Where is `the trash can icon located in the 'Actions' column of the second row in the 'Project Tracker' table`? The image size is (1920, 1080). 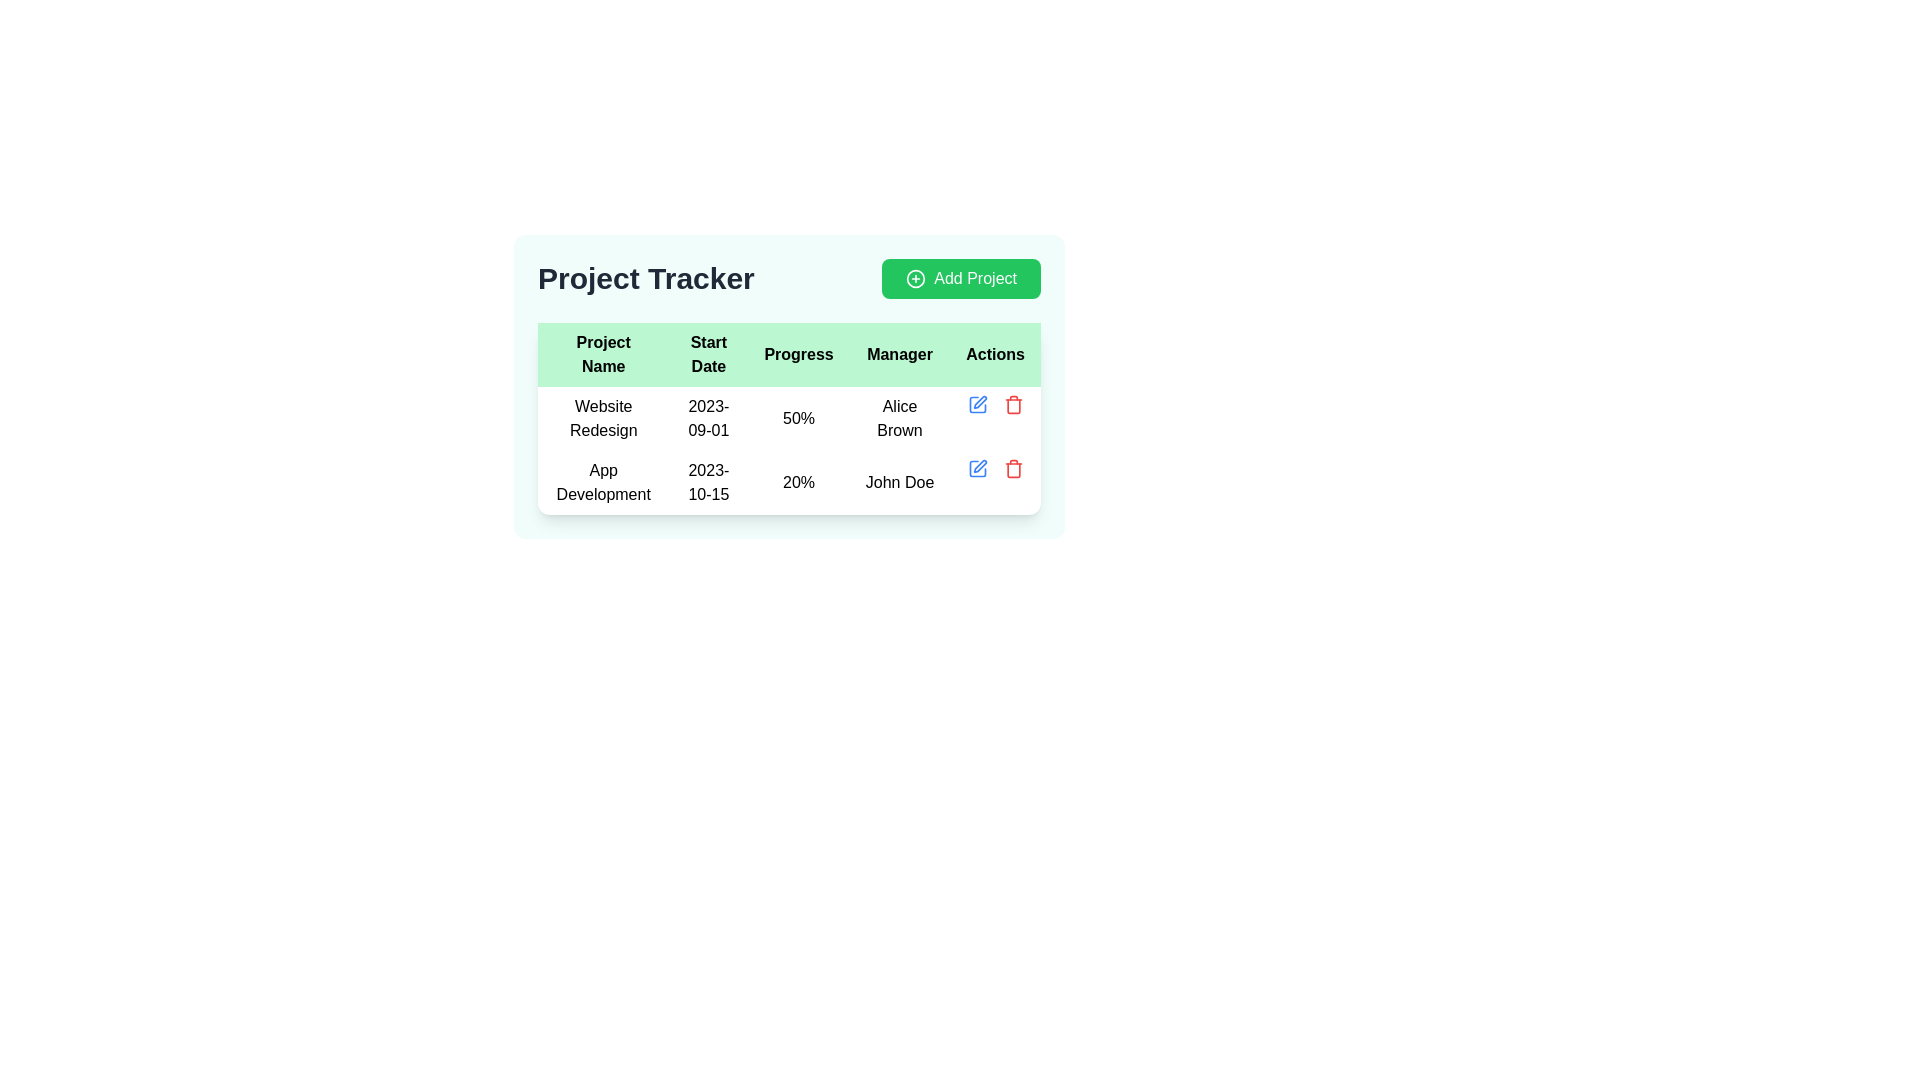 the trash can icon located in the 'Actions' column of the second row in the 'Project Tracker' table is located at coordinates (1013, 405).